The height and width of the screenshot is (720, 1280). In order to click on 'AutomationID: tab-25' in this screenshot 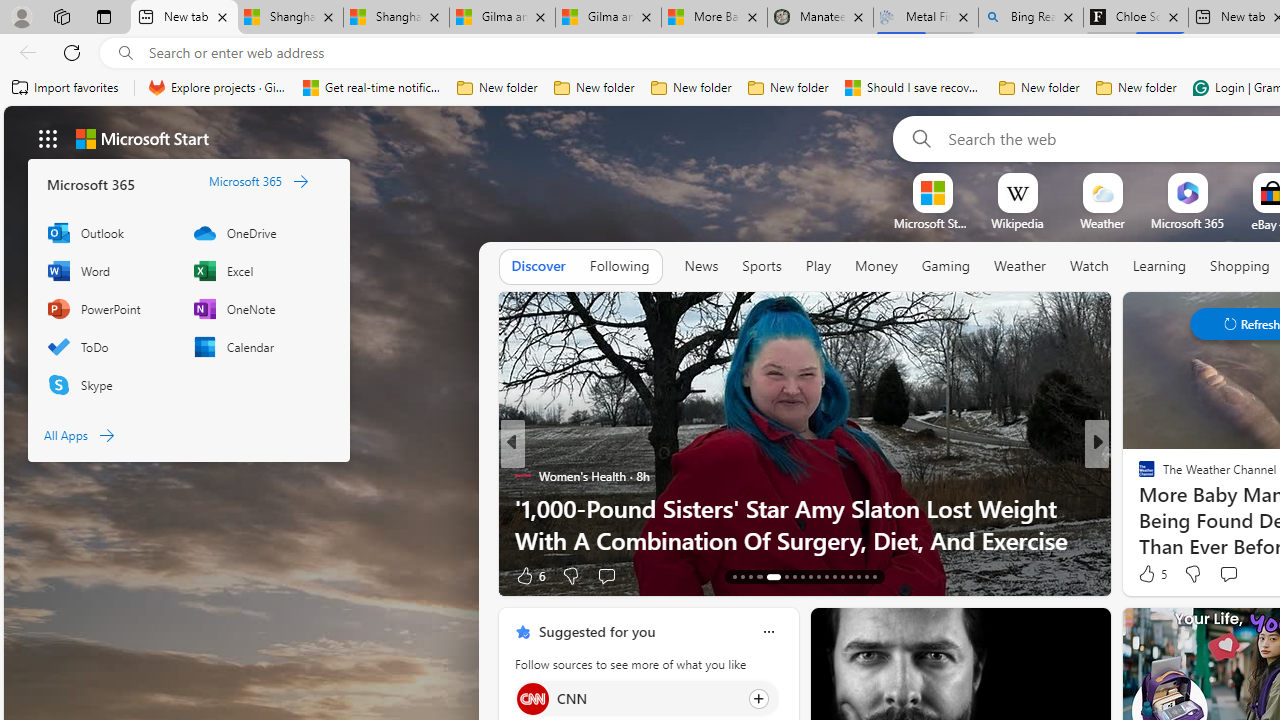, I will do `click(842, 577)`.